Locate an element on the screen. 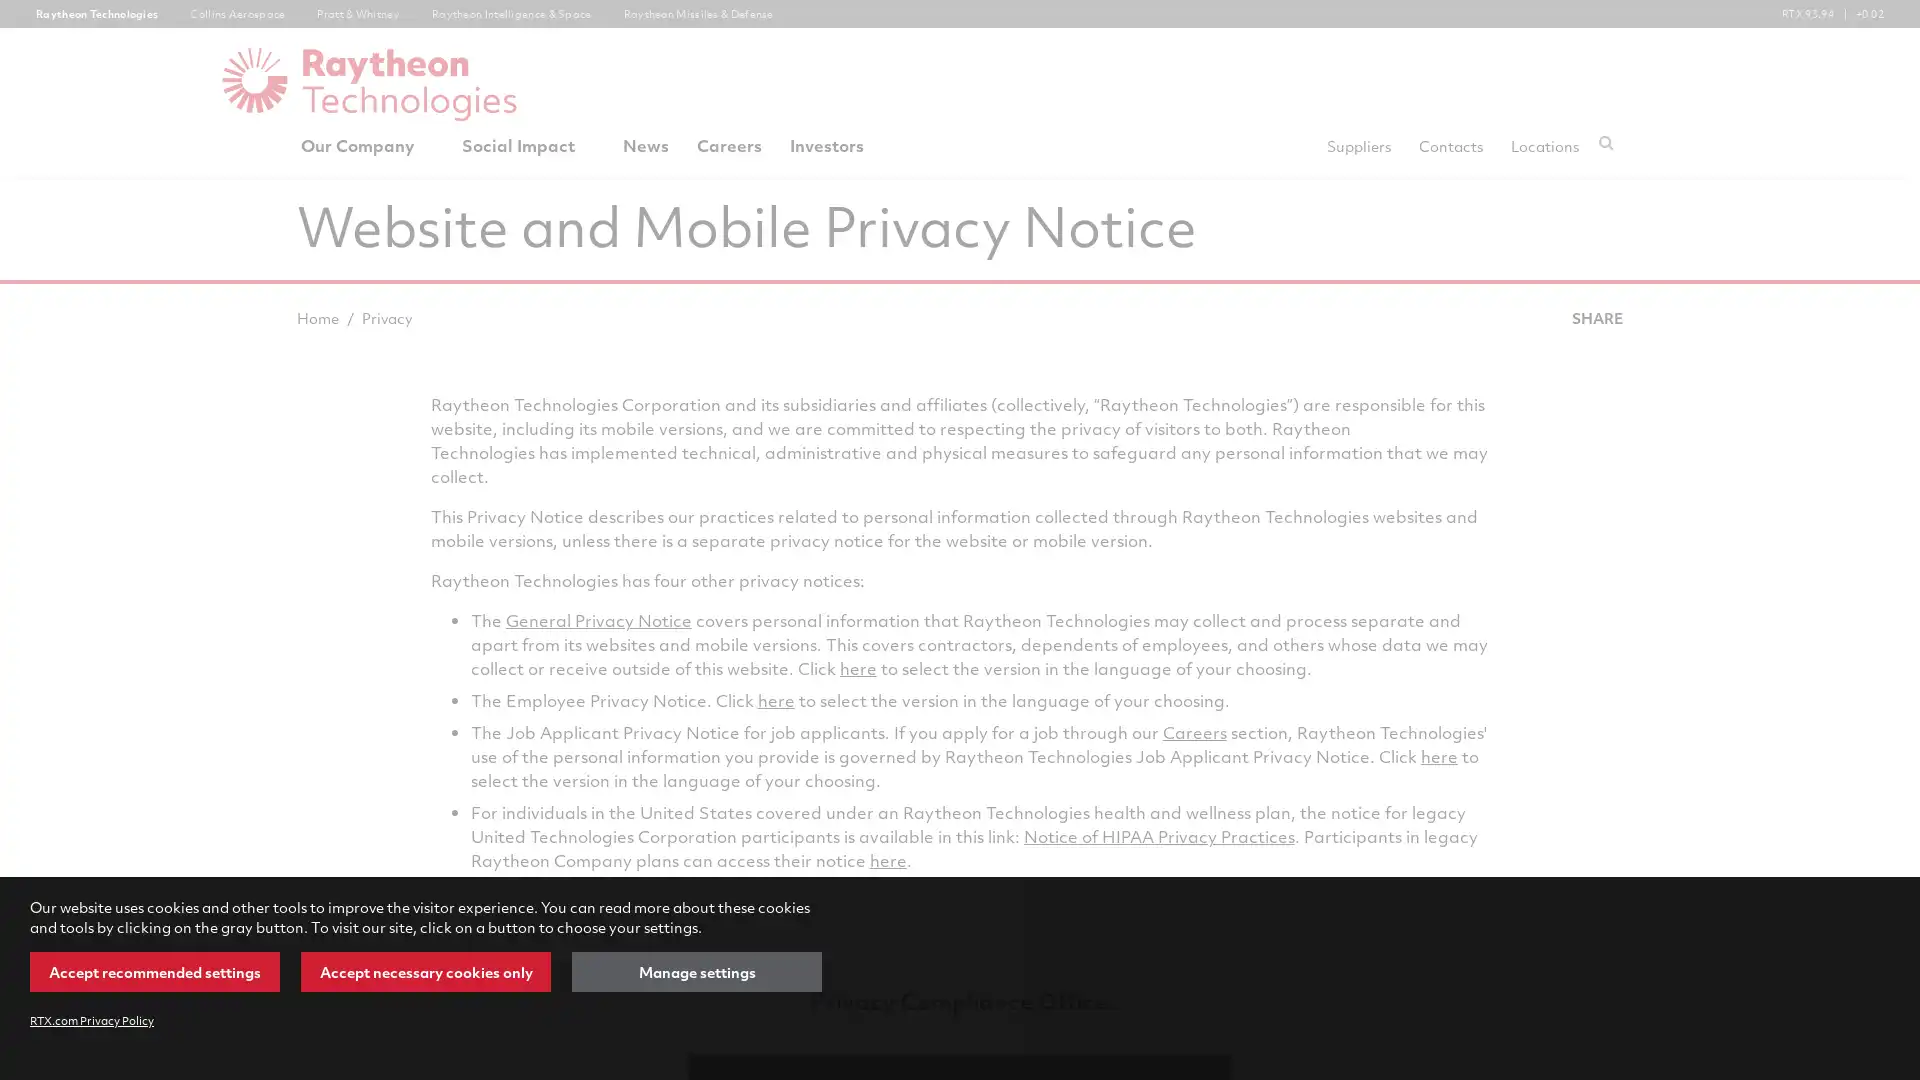 Image resolution: width=1920 pixels, height=1080 pixels. Submit search request is located at coordinates (1606, 141).